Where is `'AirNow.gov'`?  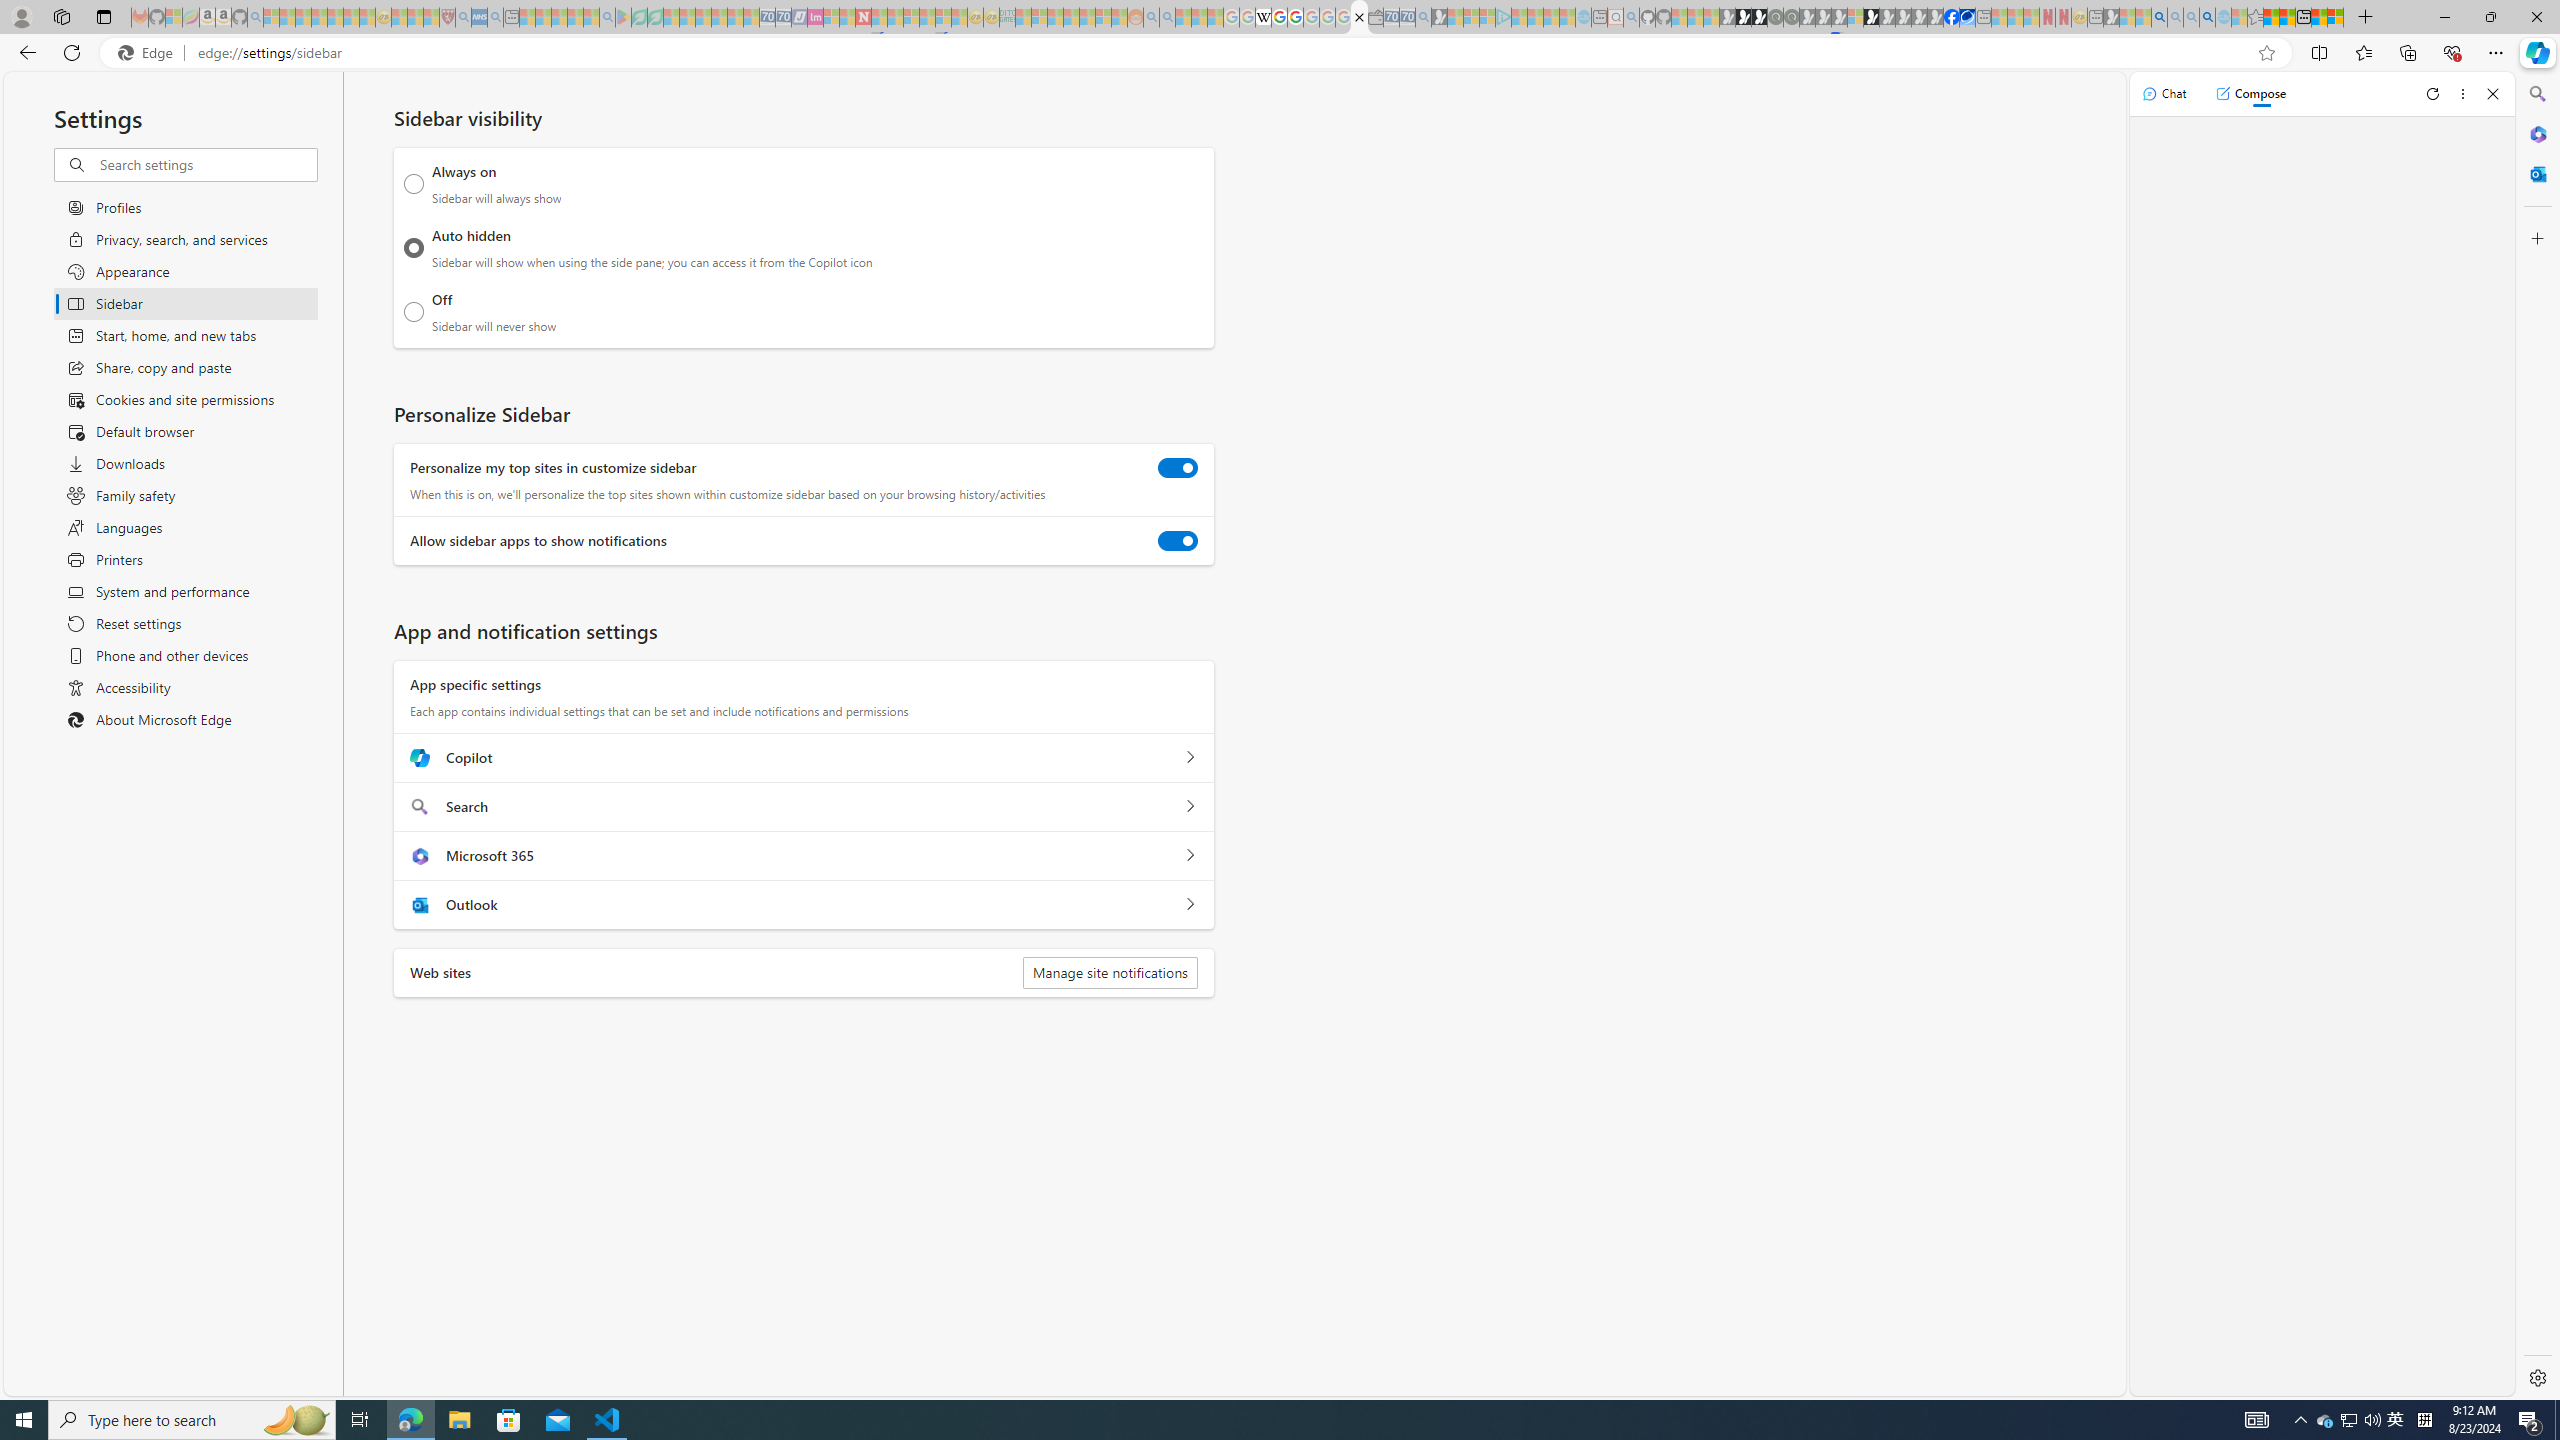
'AirNow.gov' is located at coordinates (1966, 16).